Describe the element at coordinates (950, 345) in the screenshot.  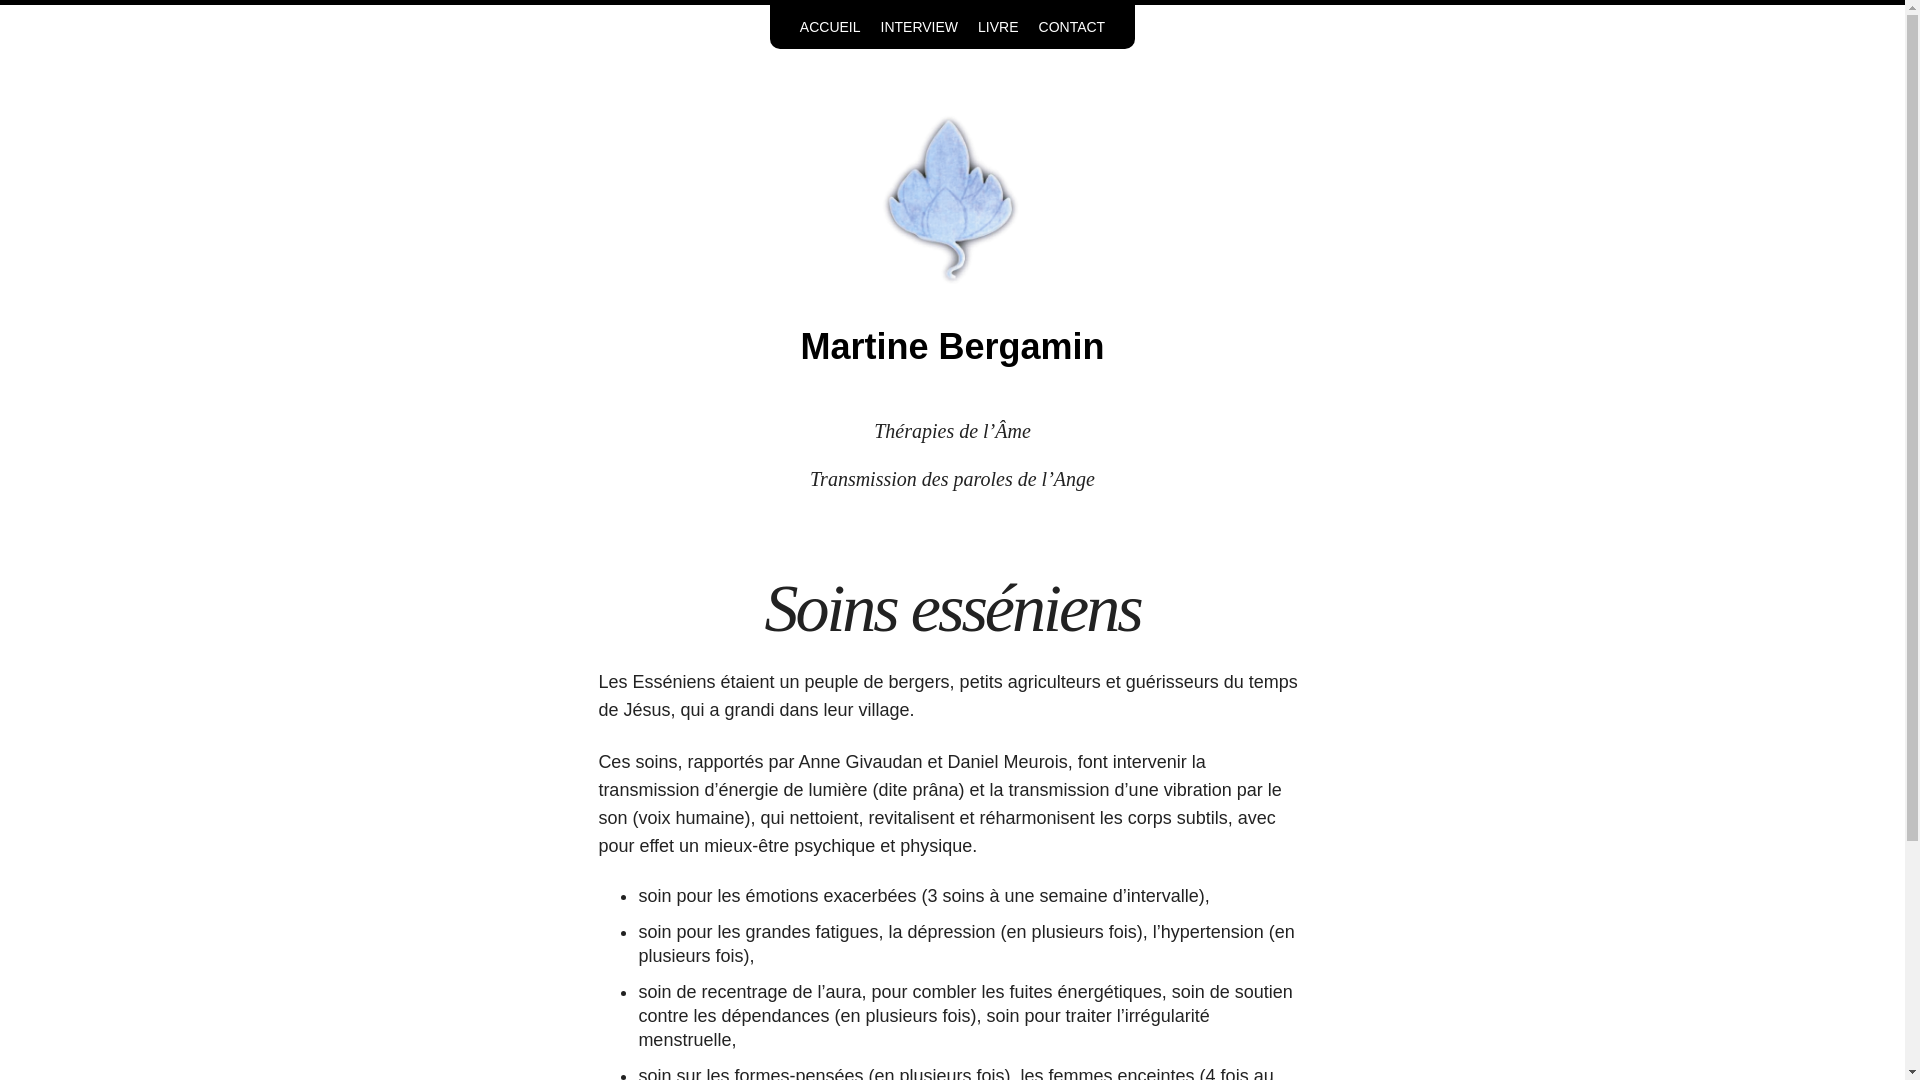
I see `'Martine Bergamin'` at that location.